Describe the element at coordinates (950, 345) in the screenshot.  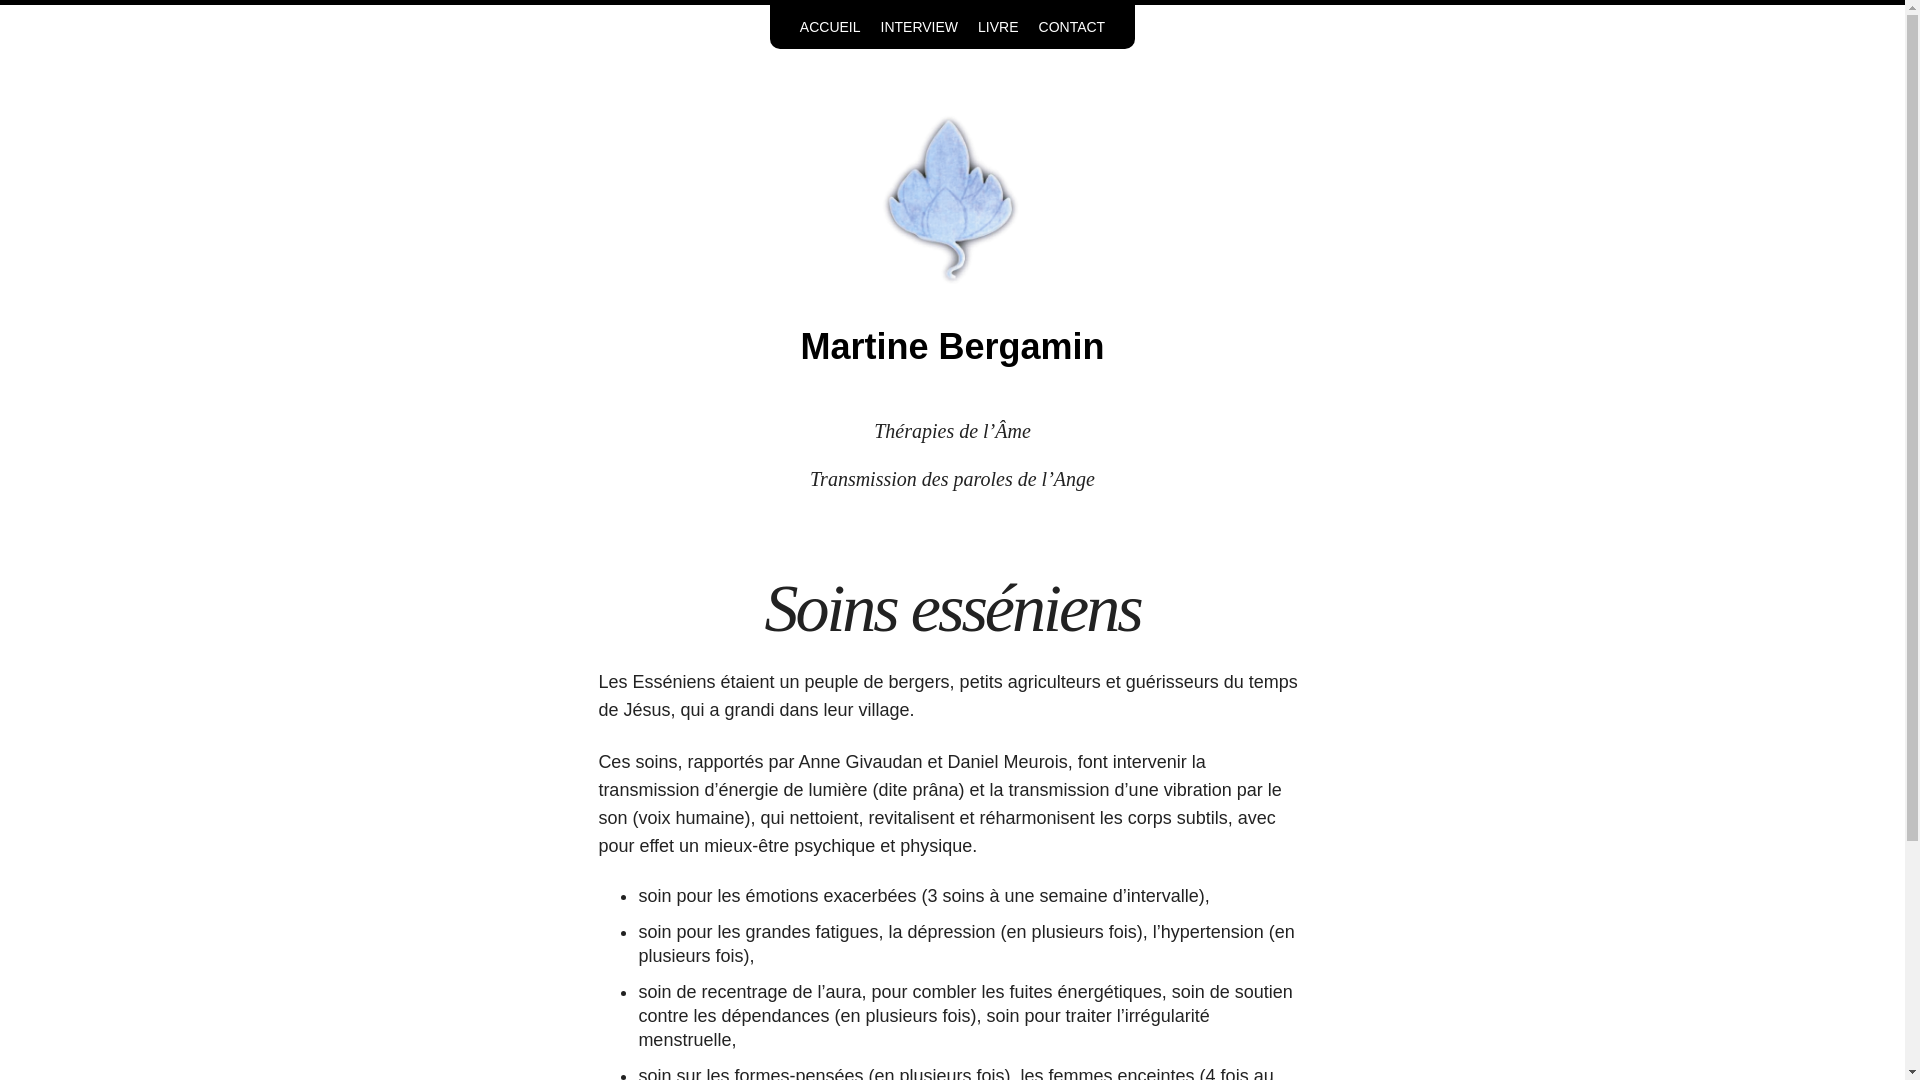
I see `'Martine Bergamin'` at that location.